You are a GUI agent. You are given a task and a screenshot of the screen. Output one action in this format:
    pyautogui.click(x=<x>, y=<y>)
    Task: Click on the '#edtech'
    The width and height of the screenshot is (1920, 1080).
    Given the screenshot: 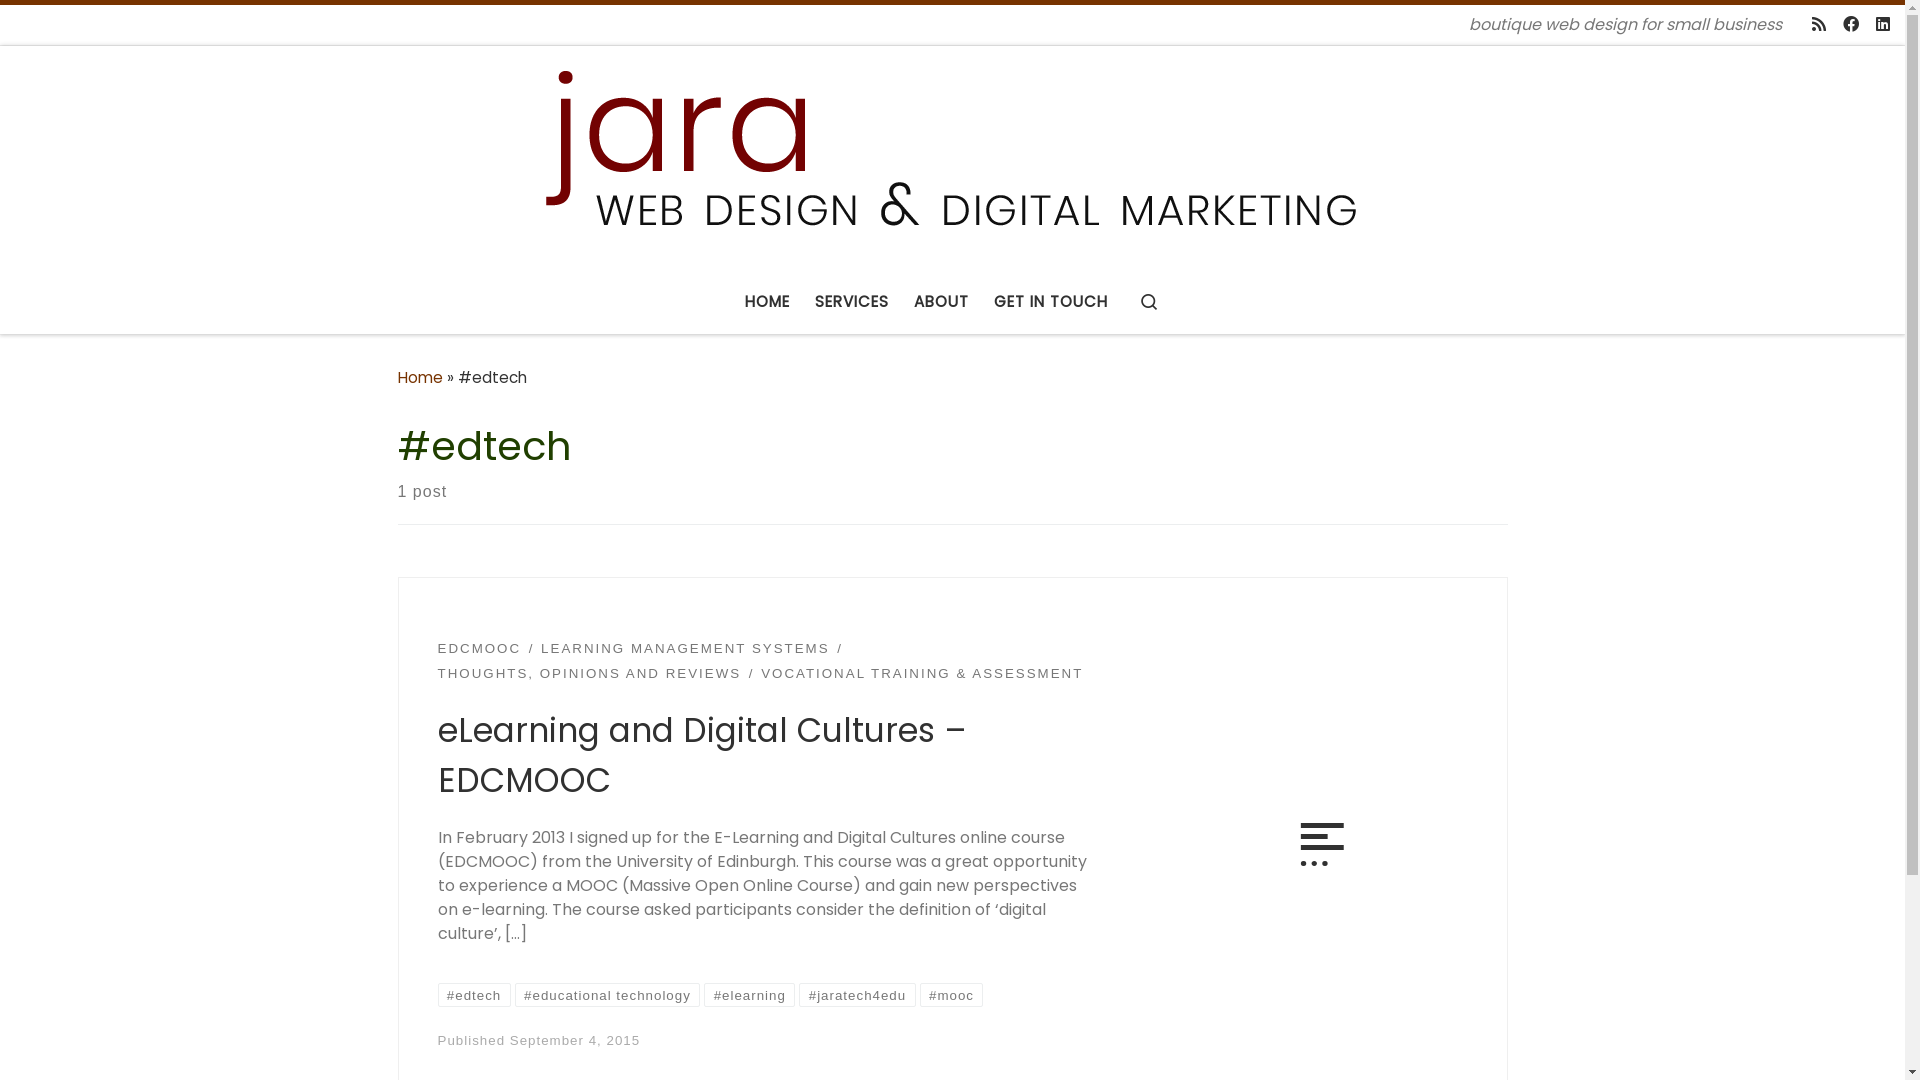 What is the action you would take?
    pyautogui.click(x=473, y=995)
    